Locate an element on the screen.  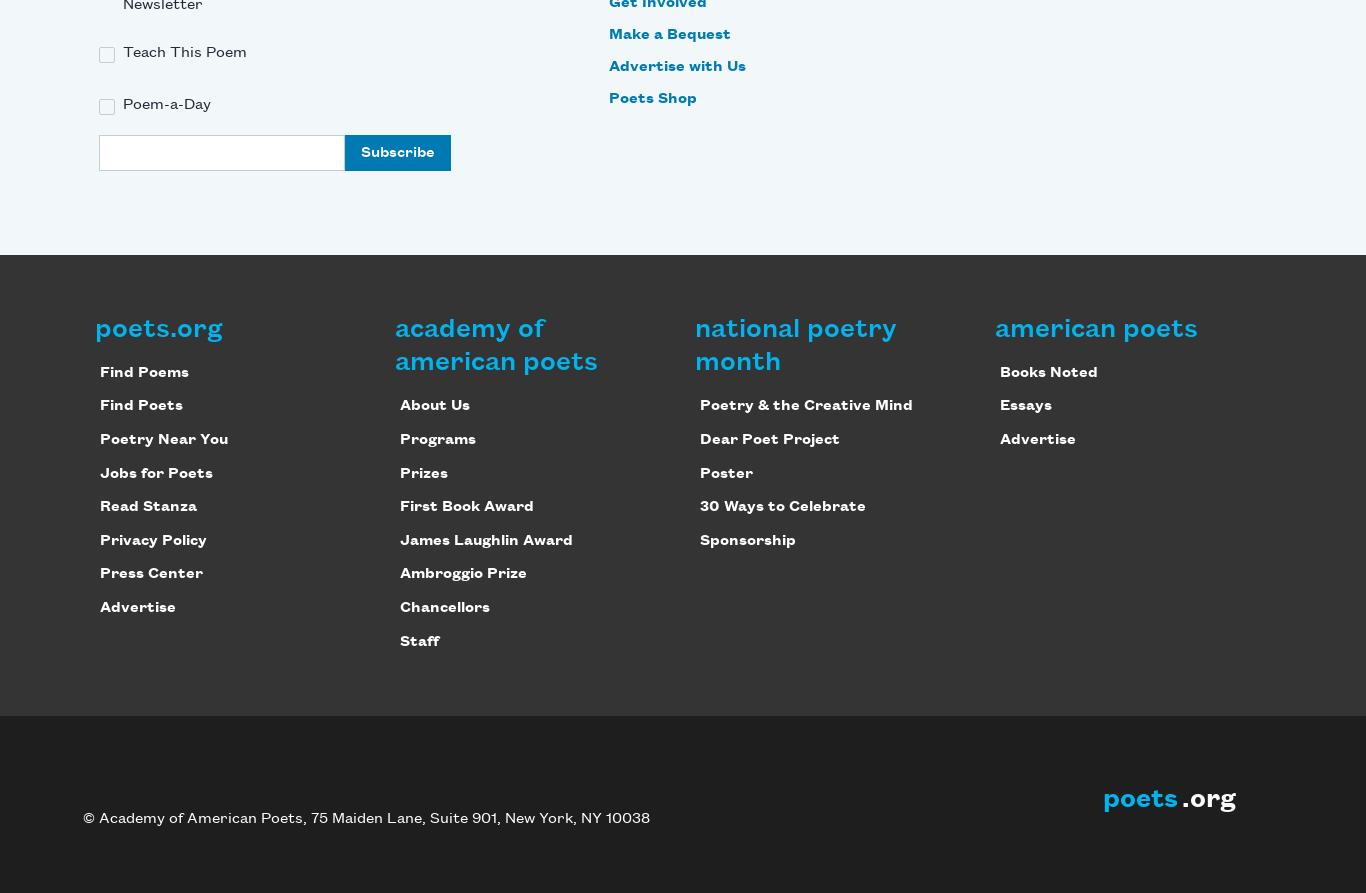
'First Book Award' is located at coordinates (465, 505).